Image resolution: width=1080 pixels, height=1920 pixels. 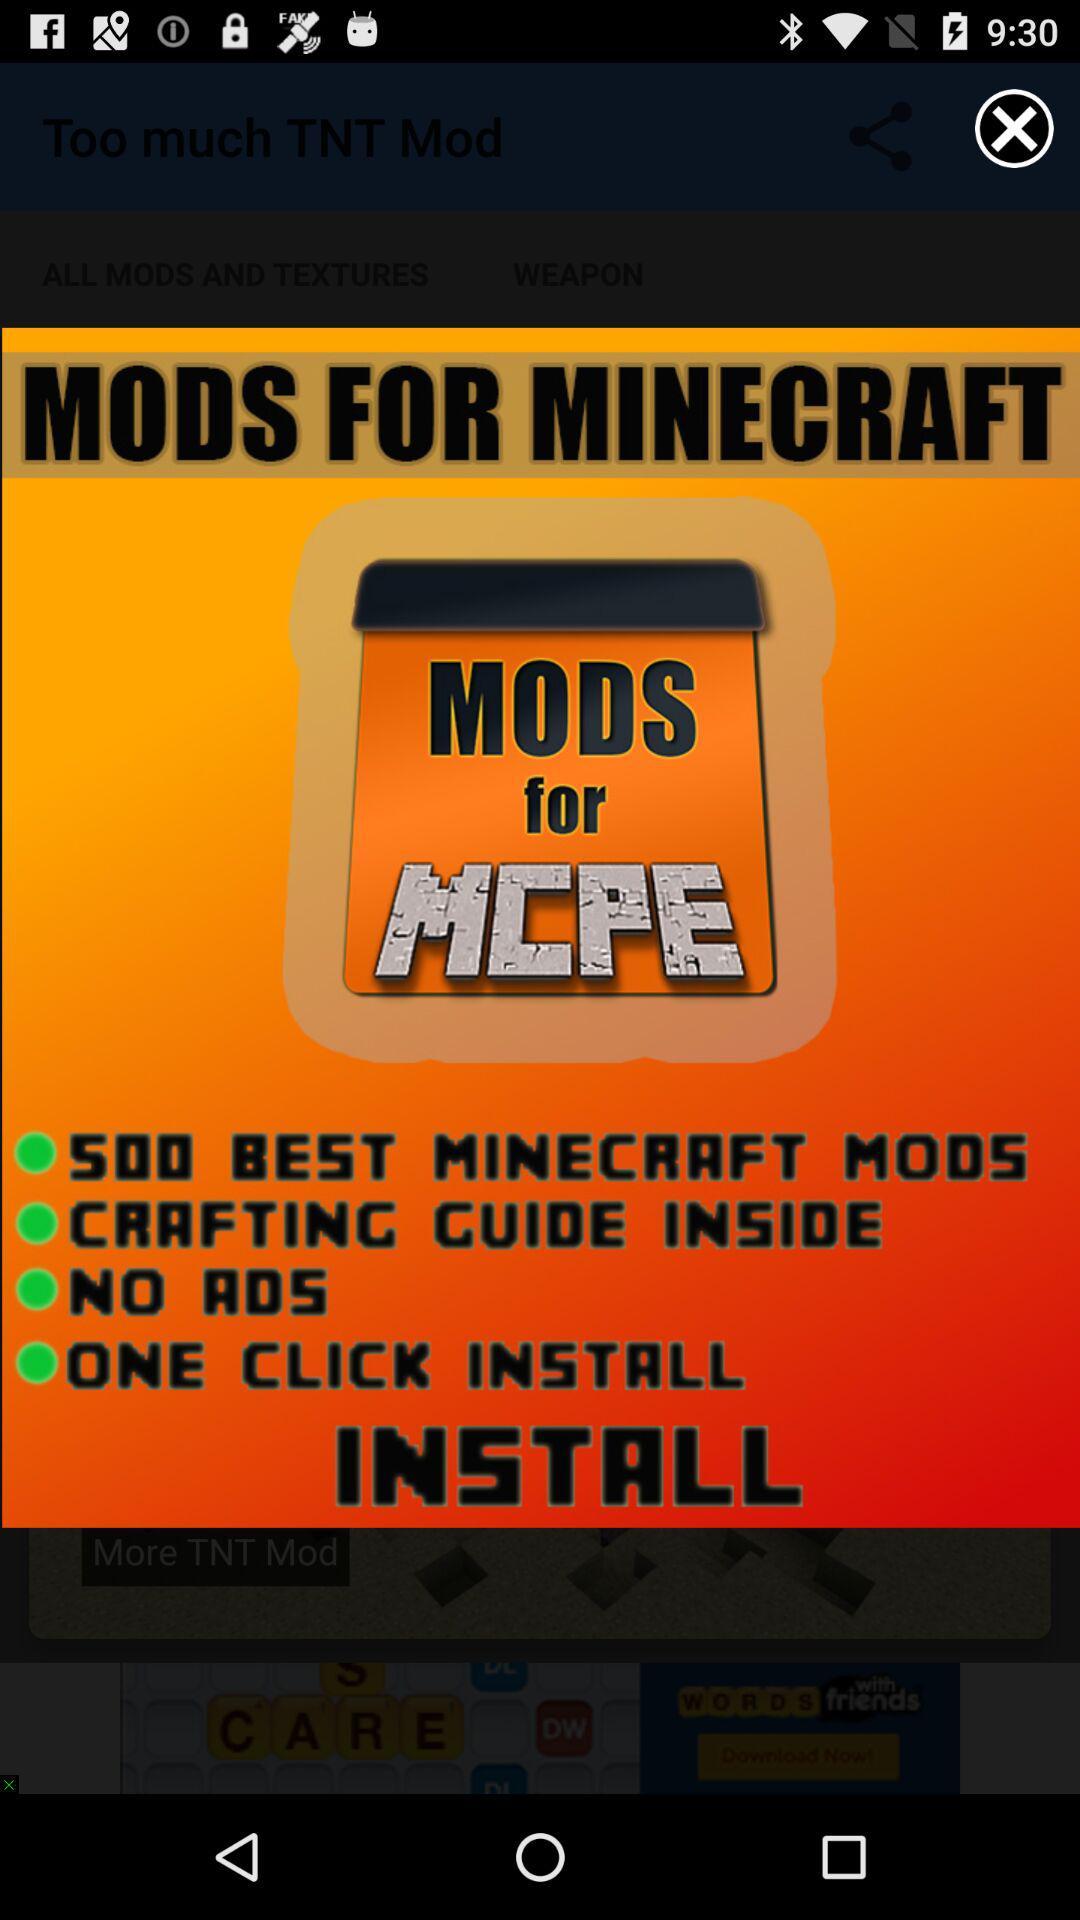 What do you see at coordinates (1014, 127) in the screenshot?
I see `press exit` at bounding box center [1014, 127].